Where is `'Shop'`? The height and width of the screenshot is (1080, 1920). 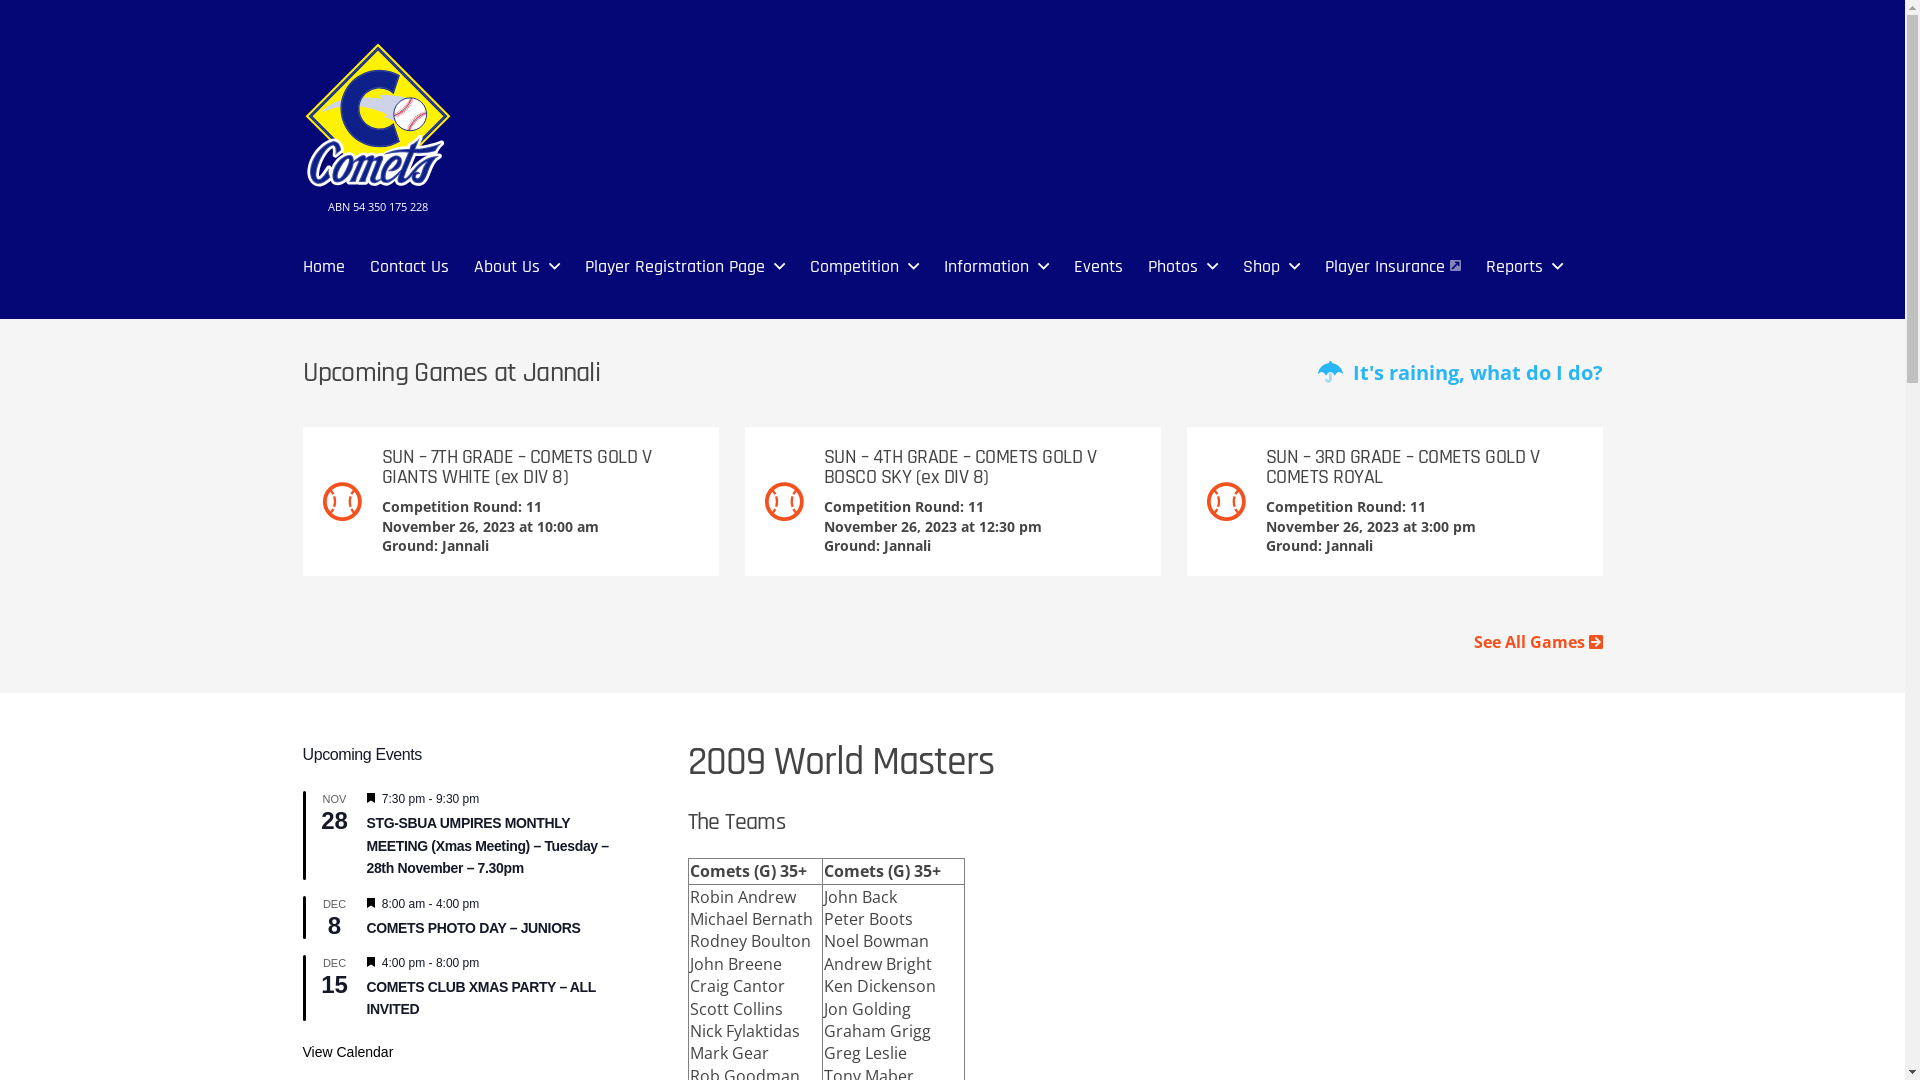
'Shop' is located at coordinates (1259, 265).